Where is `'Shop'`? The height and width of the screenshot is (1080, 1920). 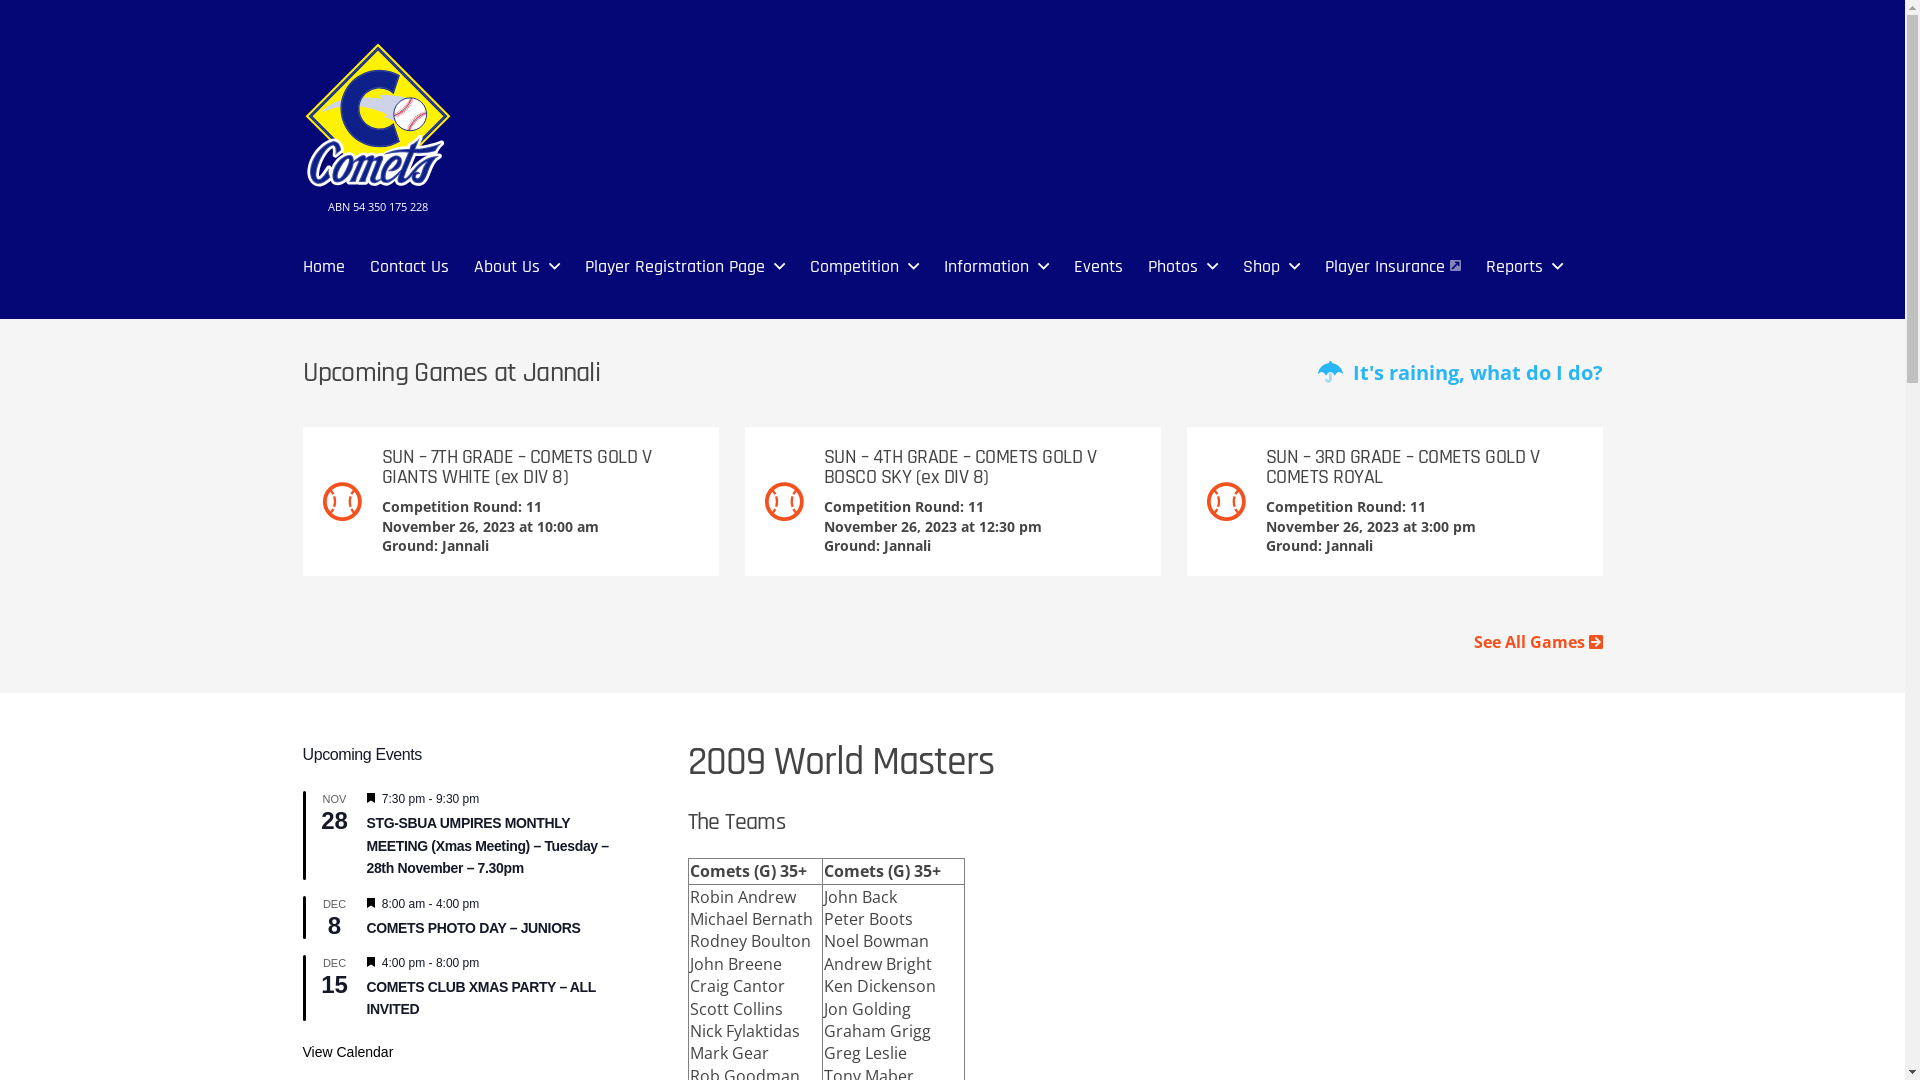
'Shop' is located at coordinates (1259, 265).